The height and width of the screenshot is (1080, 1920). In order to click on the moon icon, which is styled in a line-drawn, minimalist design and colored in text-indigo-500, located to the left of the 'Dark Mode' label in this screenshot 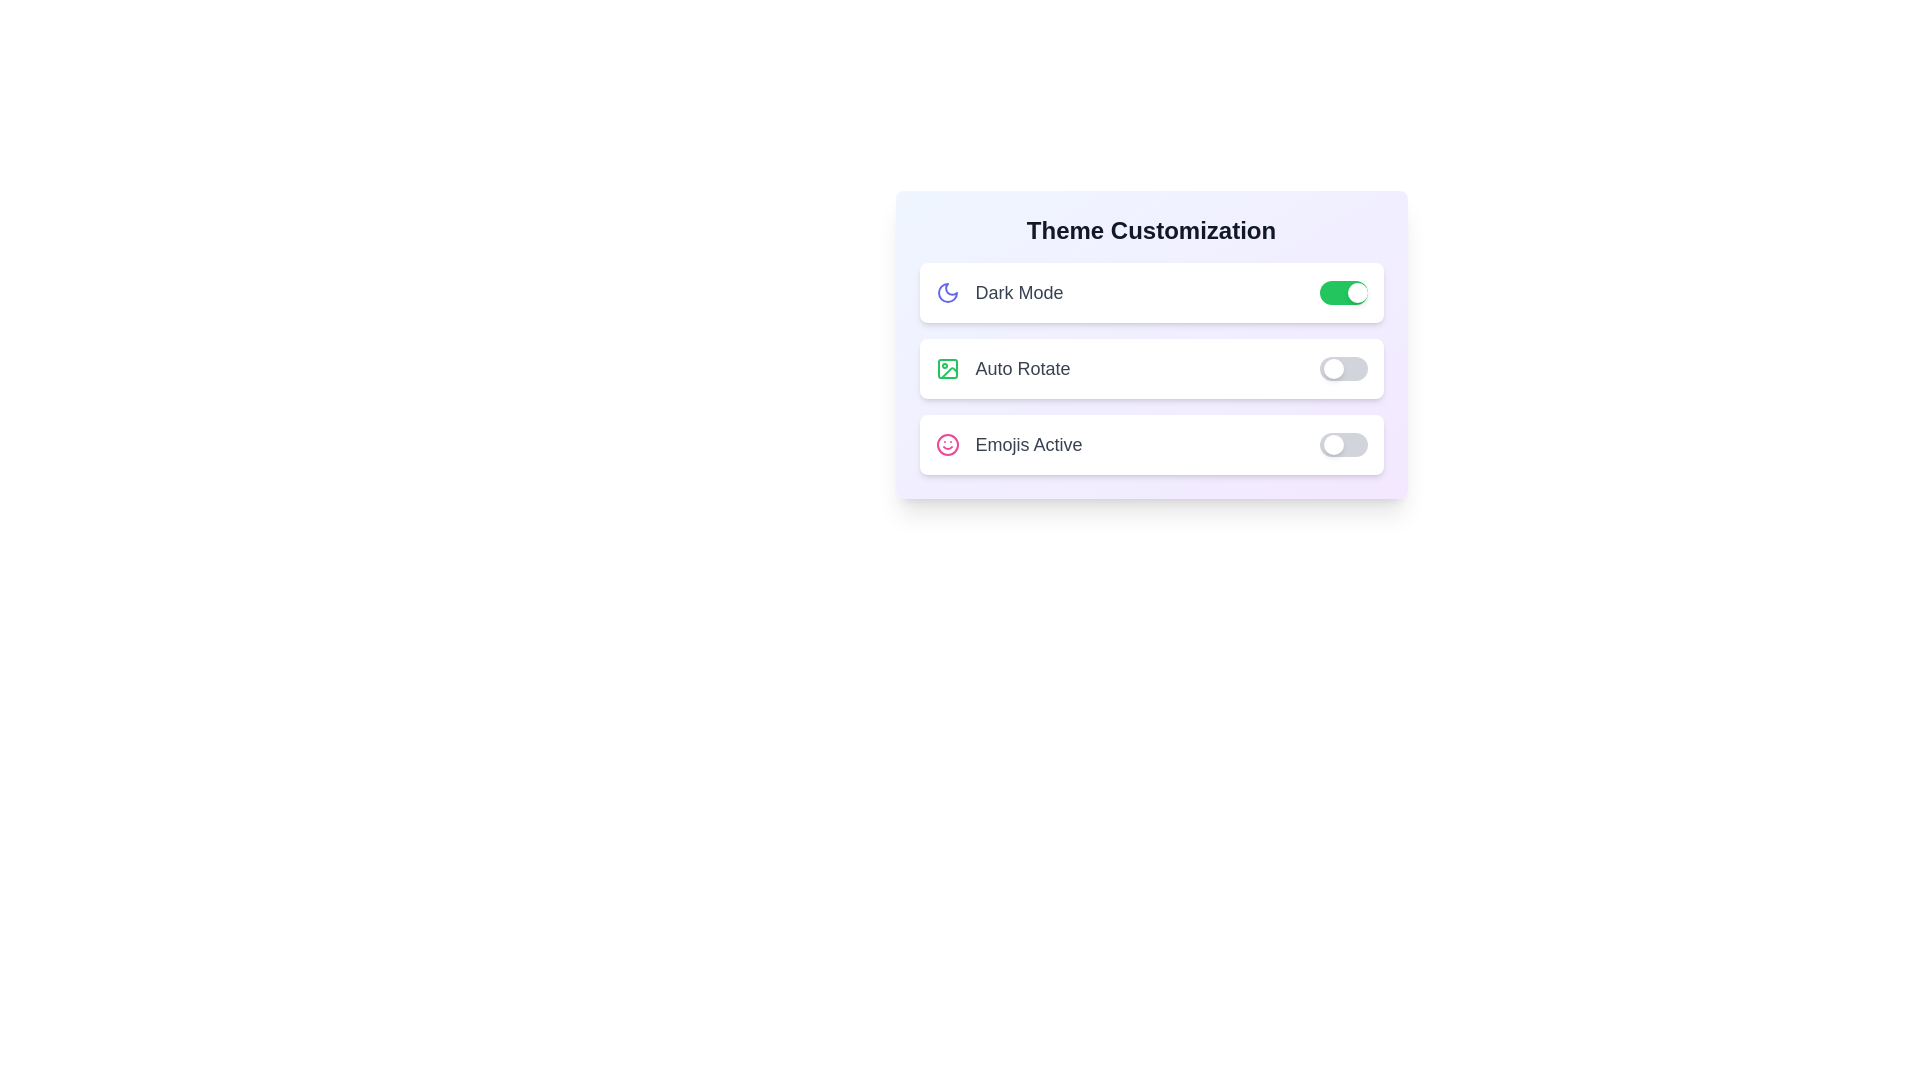, I will do `click(946, 293)`.